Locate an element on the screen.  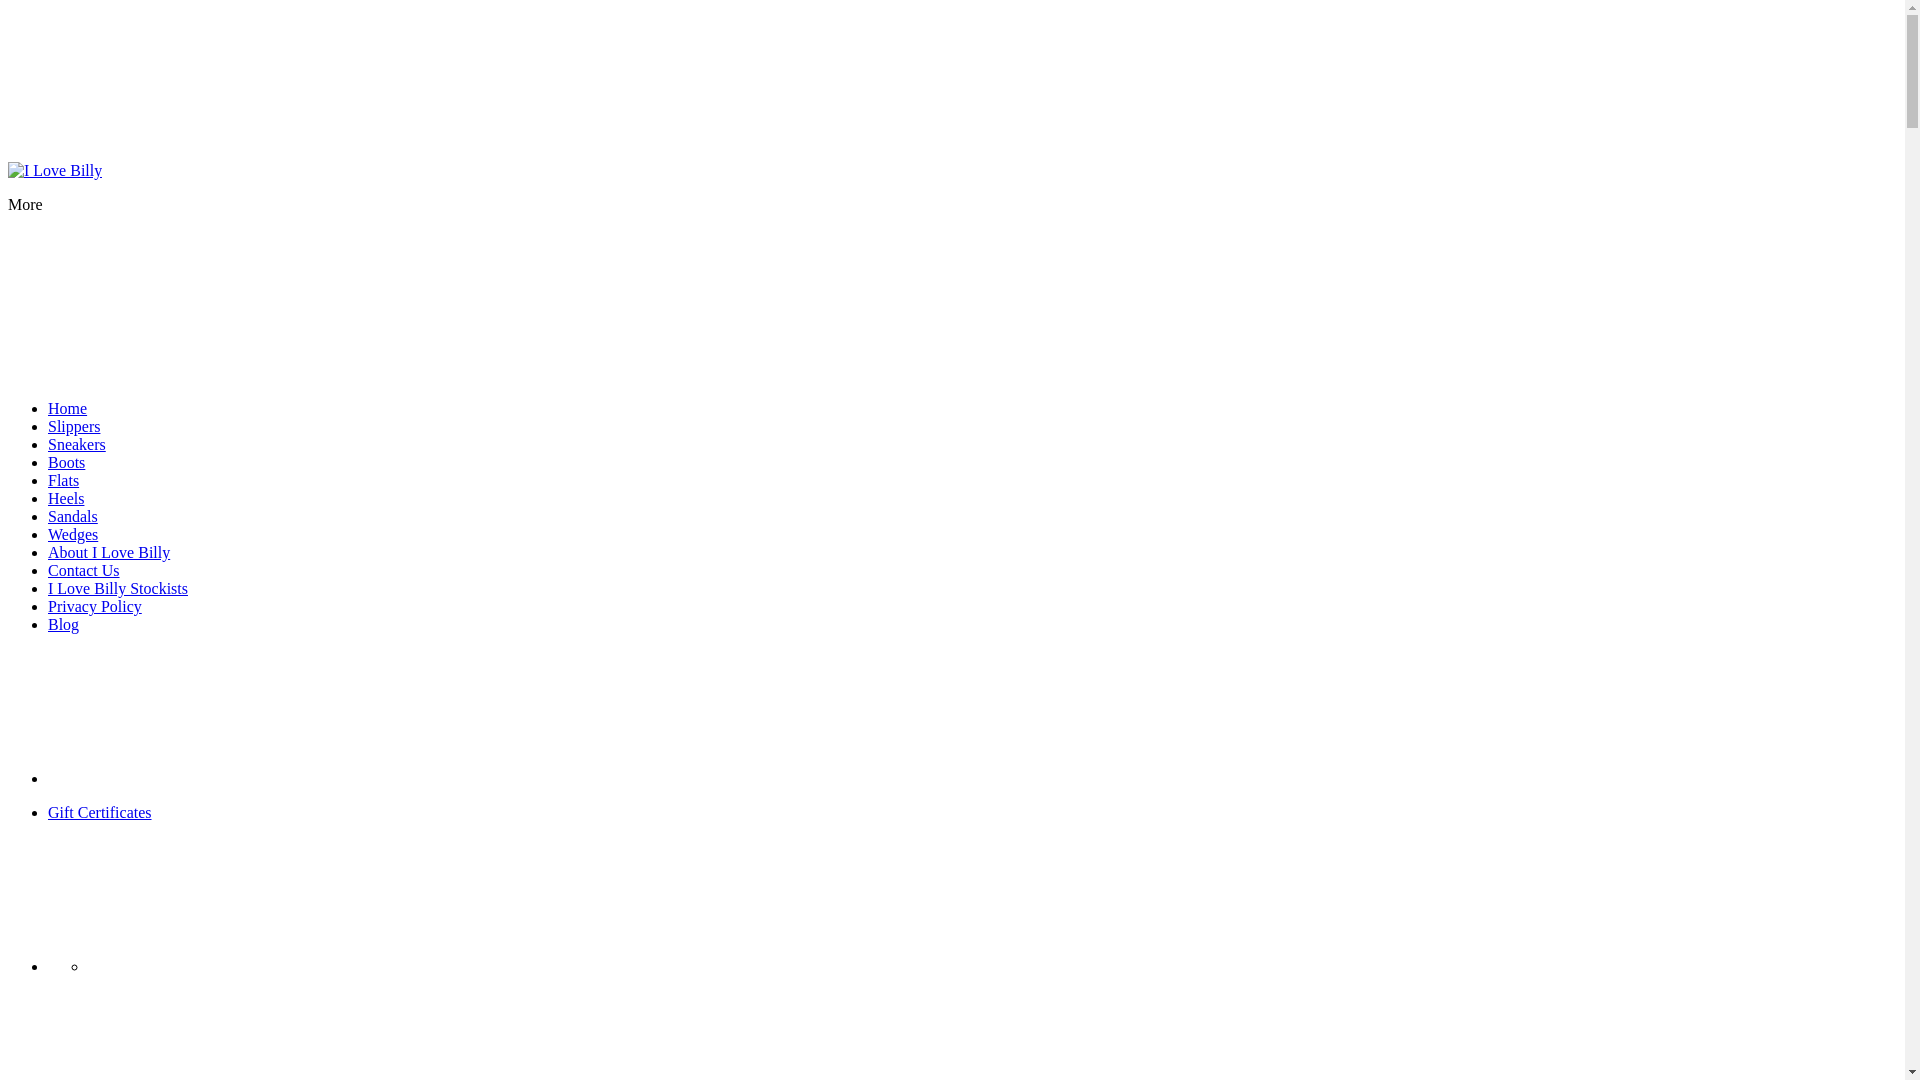
'Privacy Policy' is located at coordinates (94, 605).